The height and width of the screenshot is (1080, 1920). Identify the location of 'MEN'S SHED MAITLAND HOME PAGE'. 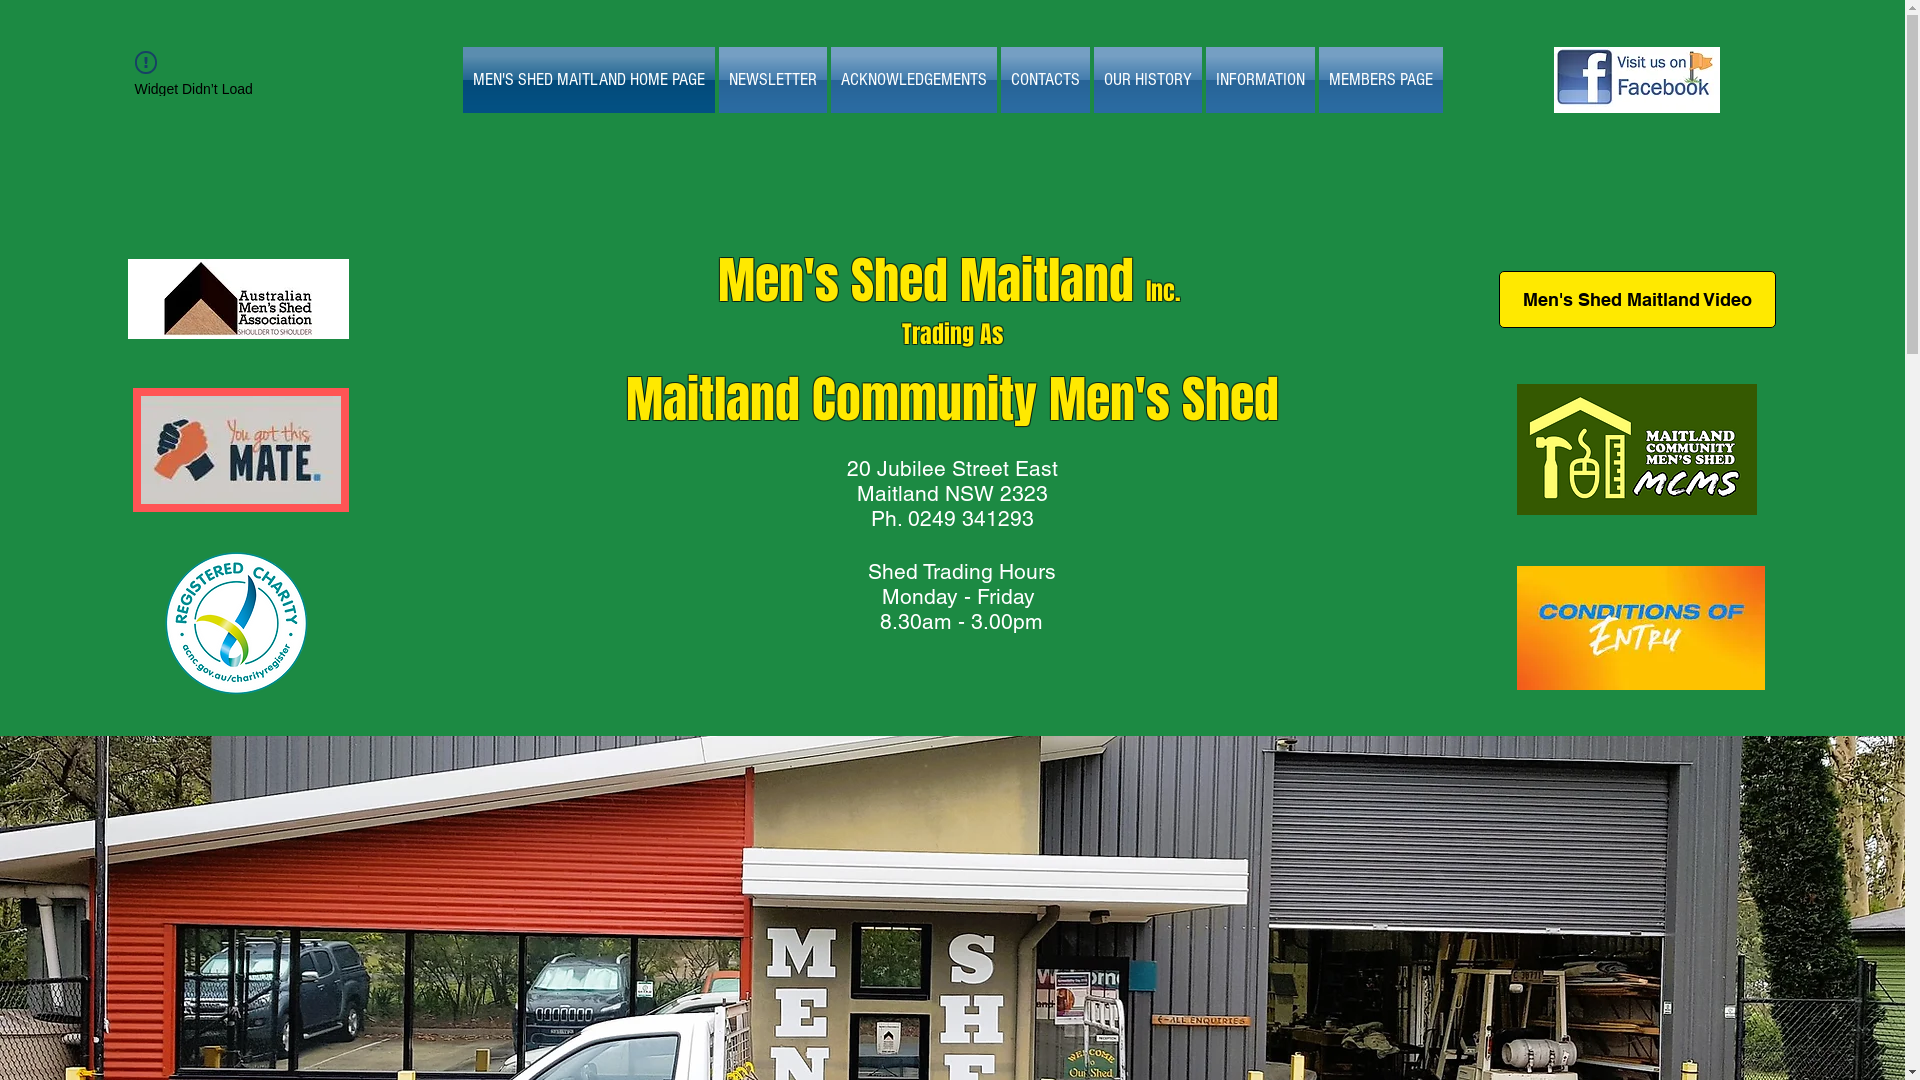
(588, 79).